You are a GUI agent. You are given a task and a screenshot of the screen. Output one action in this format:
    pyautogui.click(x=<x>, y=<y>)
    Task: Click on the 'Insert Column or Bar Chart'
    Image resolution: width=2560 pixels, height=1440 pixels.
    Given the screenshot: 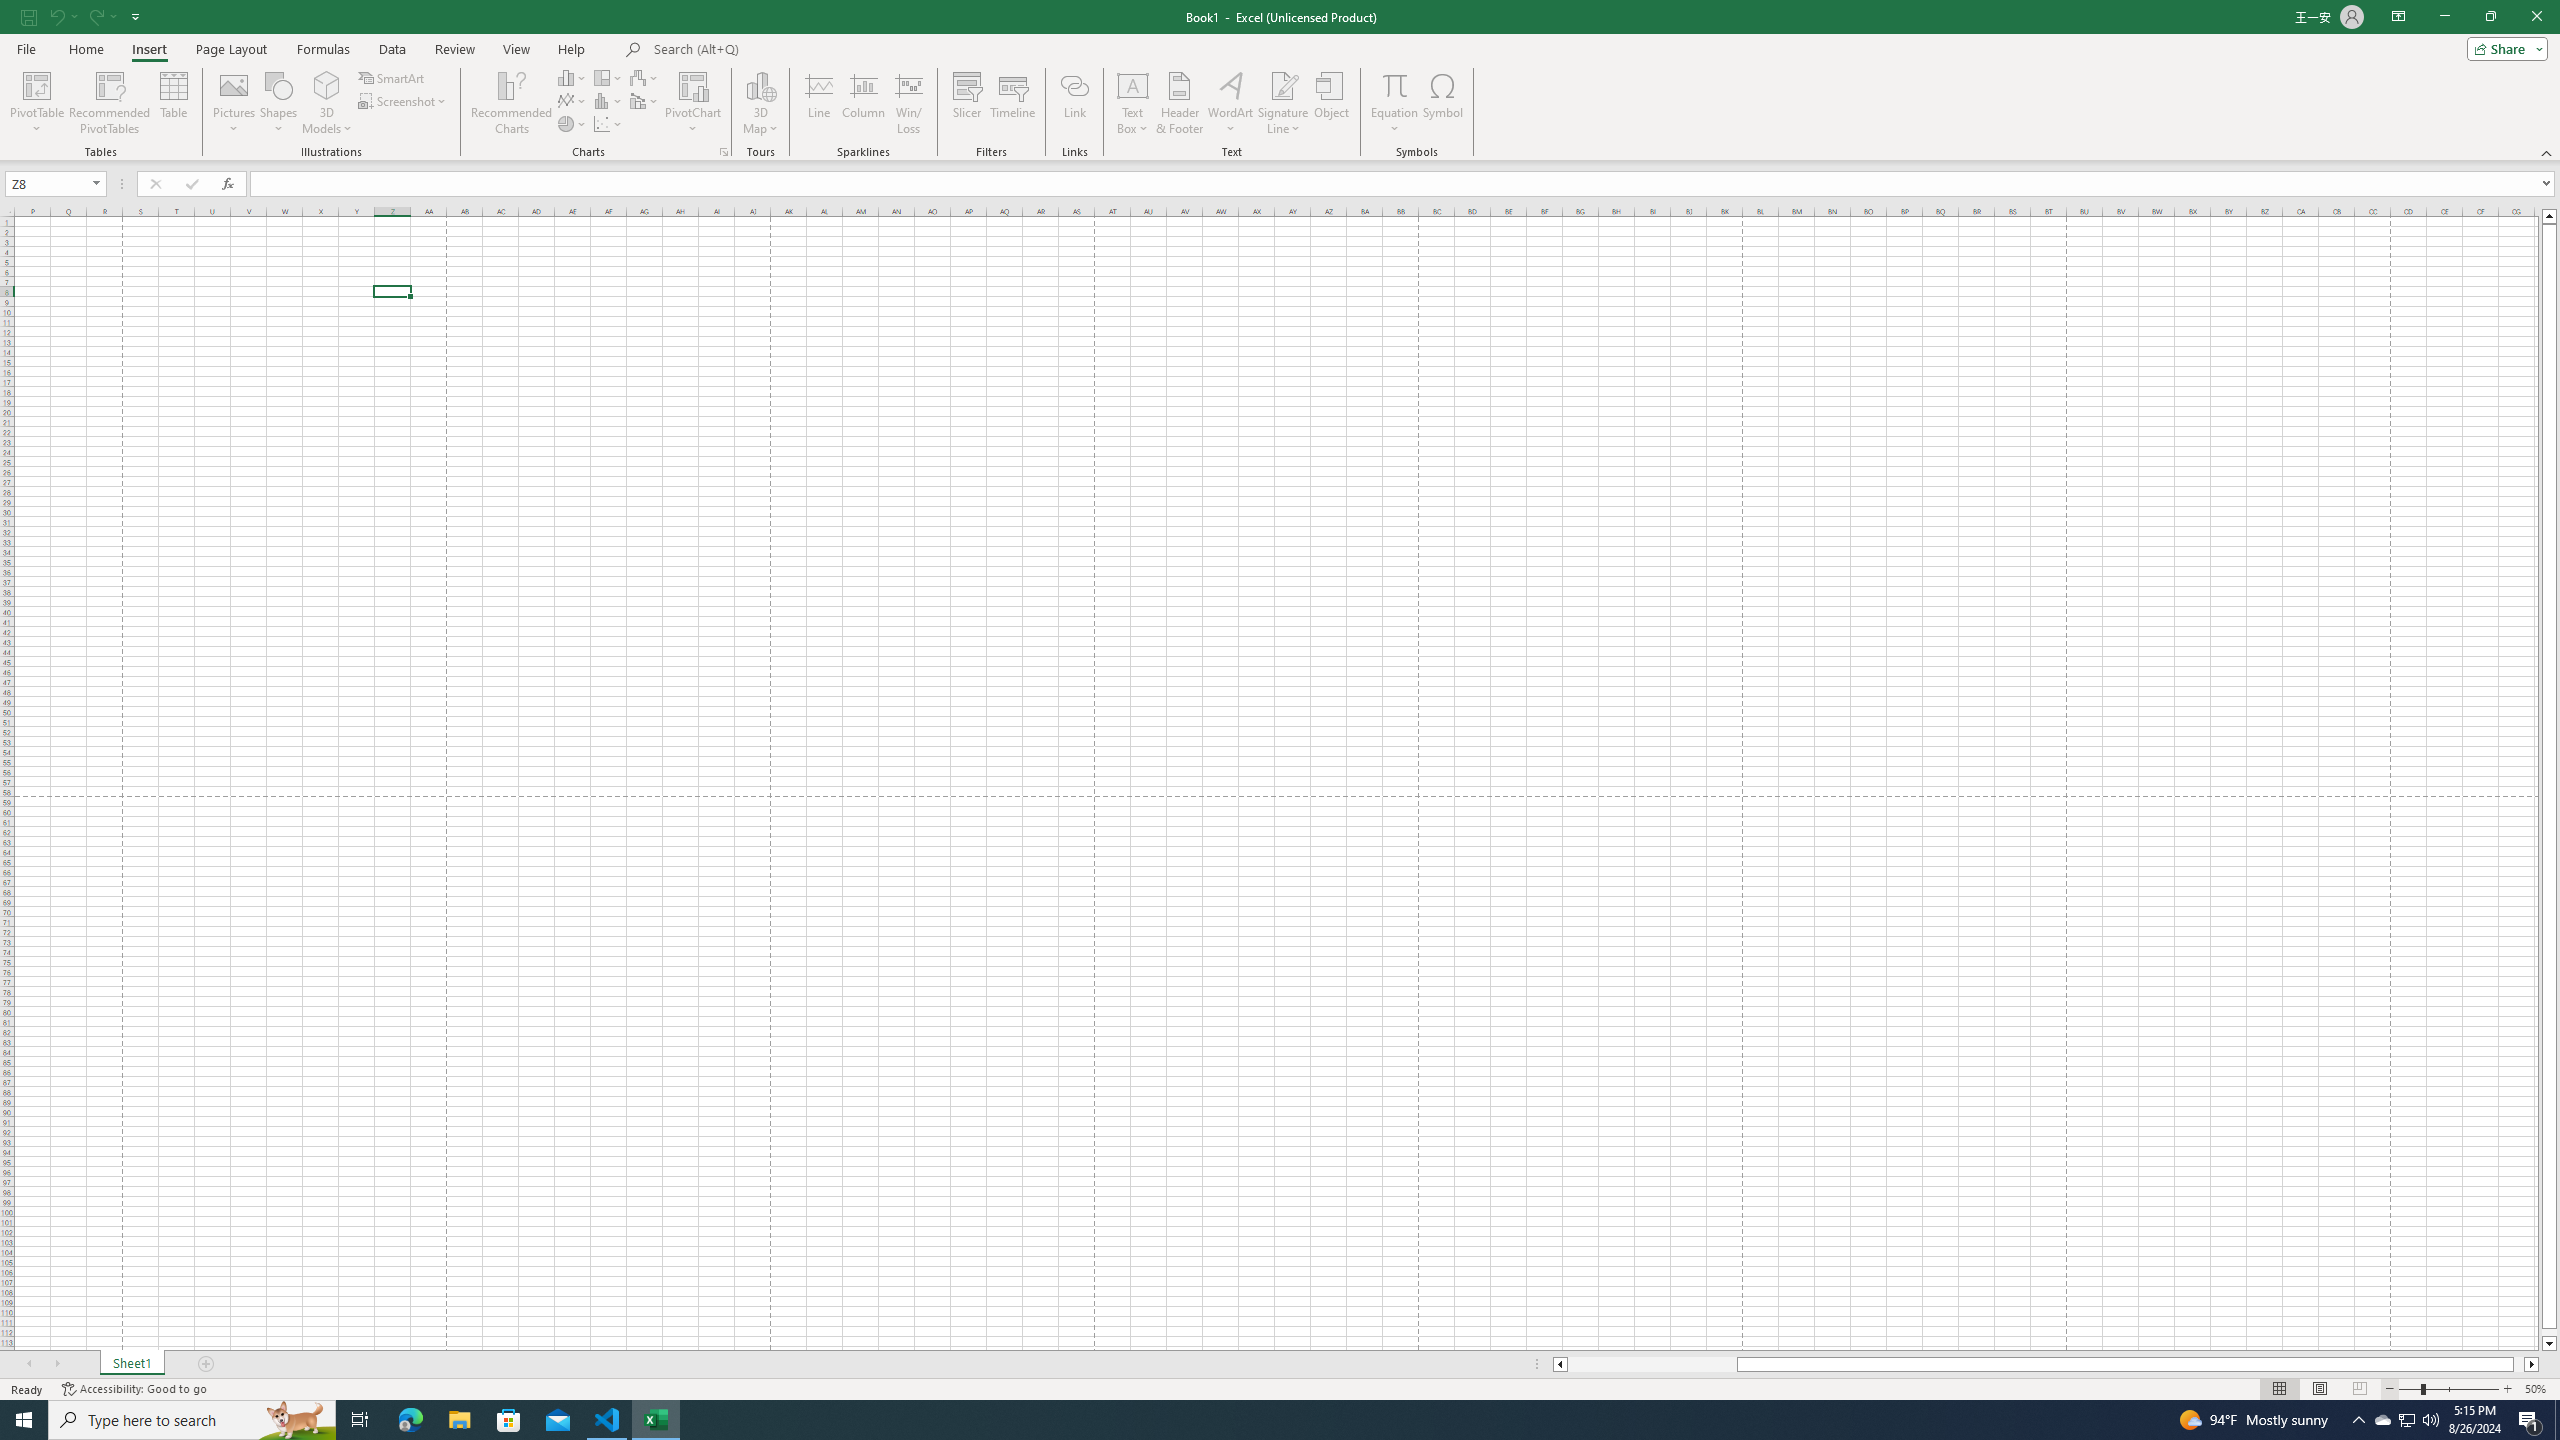 What is the action you would take?
    pyautogui.click(x=572, y=77)
    